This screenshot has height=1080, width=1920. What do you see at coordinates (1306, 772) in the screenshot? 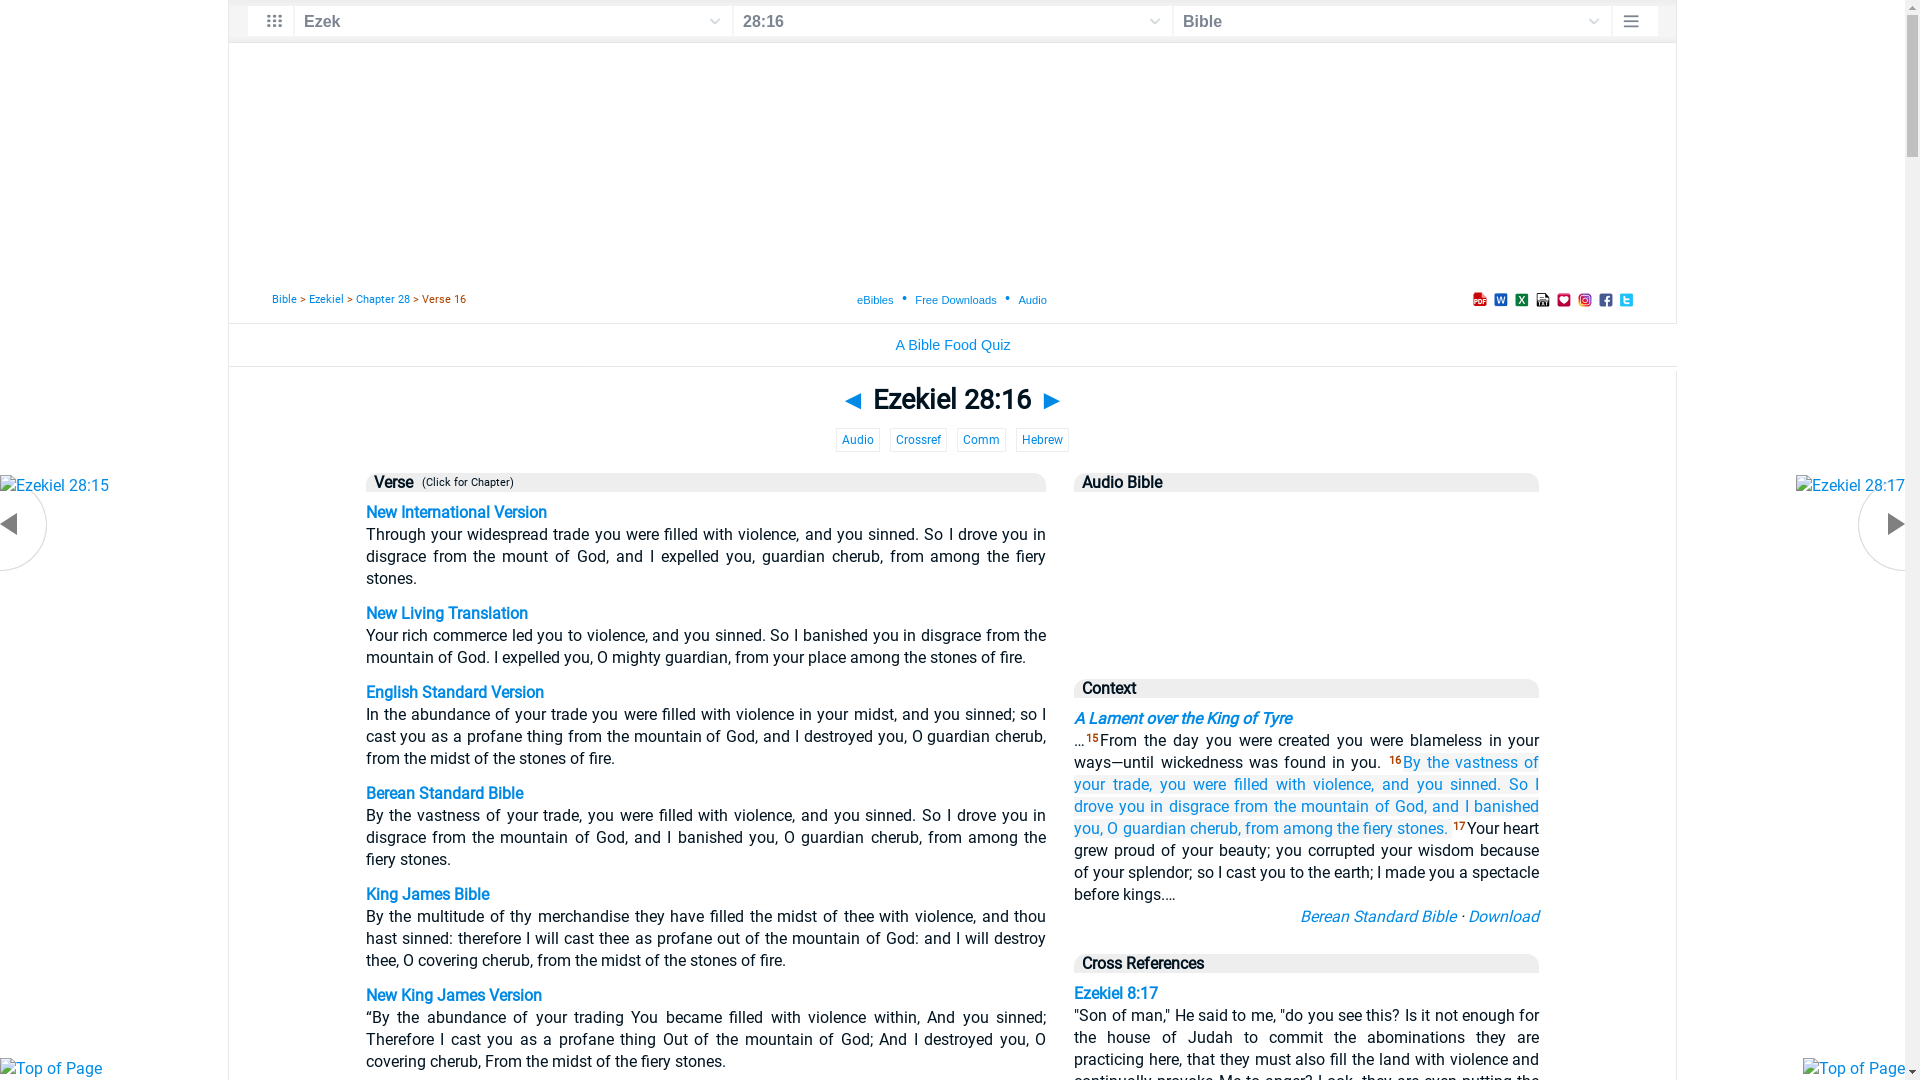
I see `'of your trade,'` at bounding box center [1306, 772].